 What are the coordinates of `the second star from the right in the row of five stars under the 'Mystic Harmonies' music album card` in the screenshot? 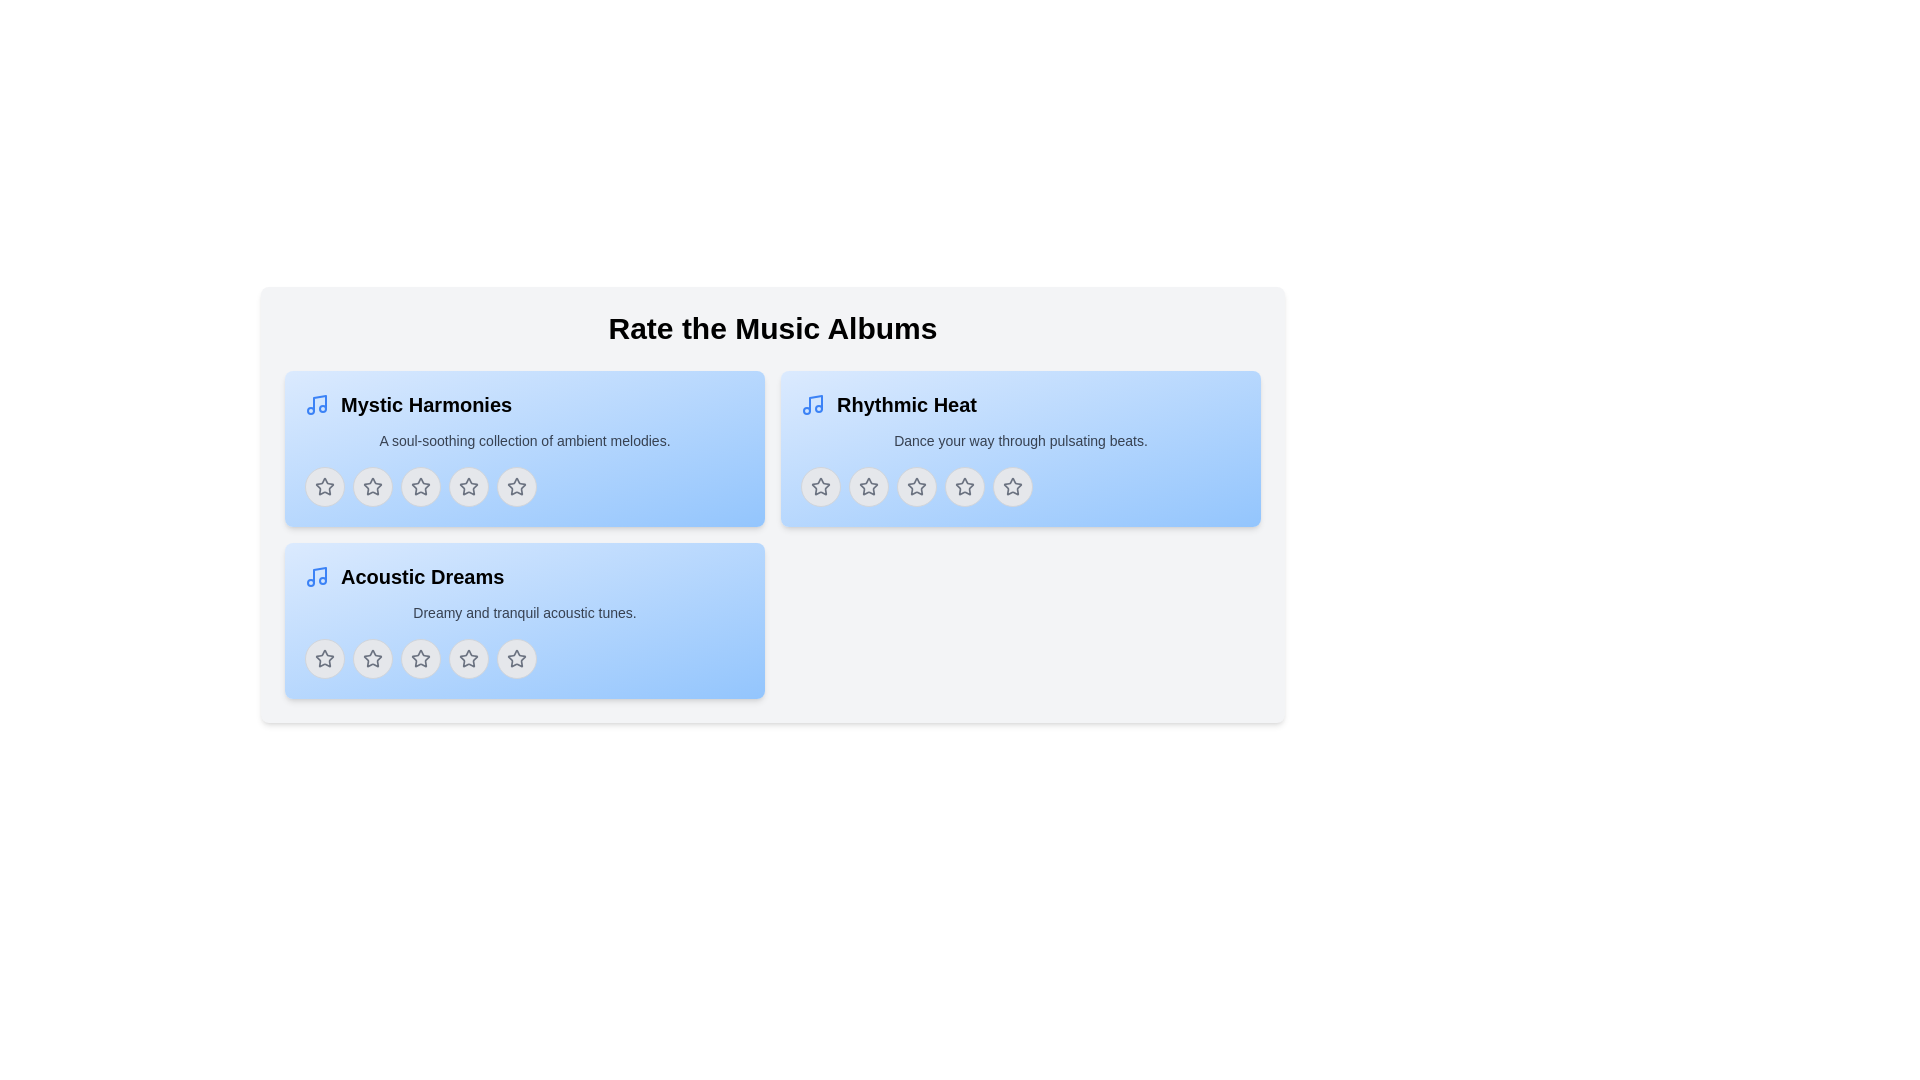 It's located at (517, 486).